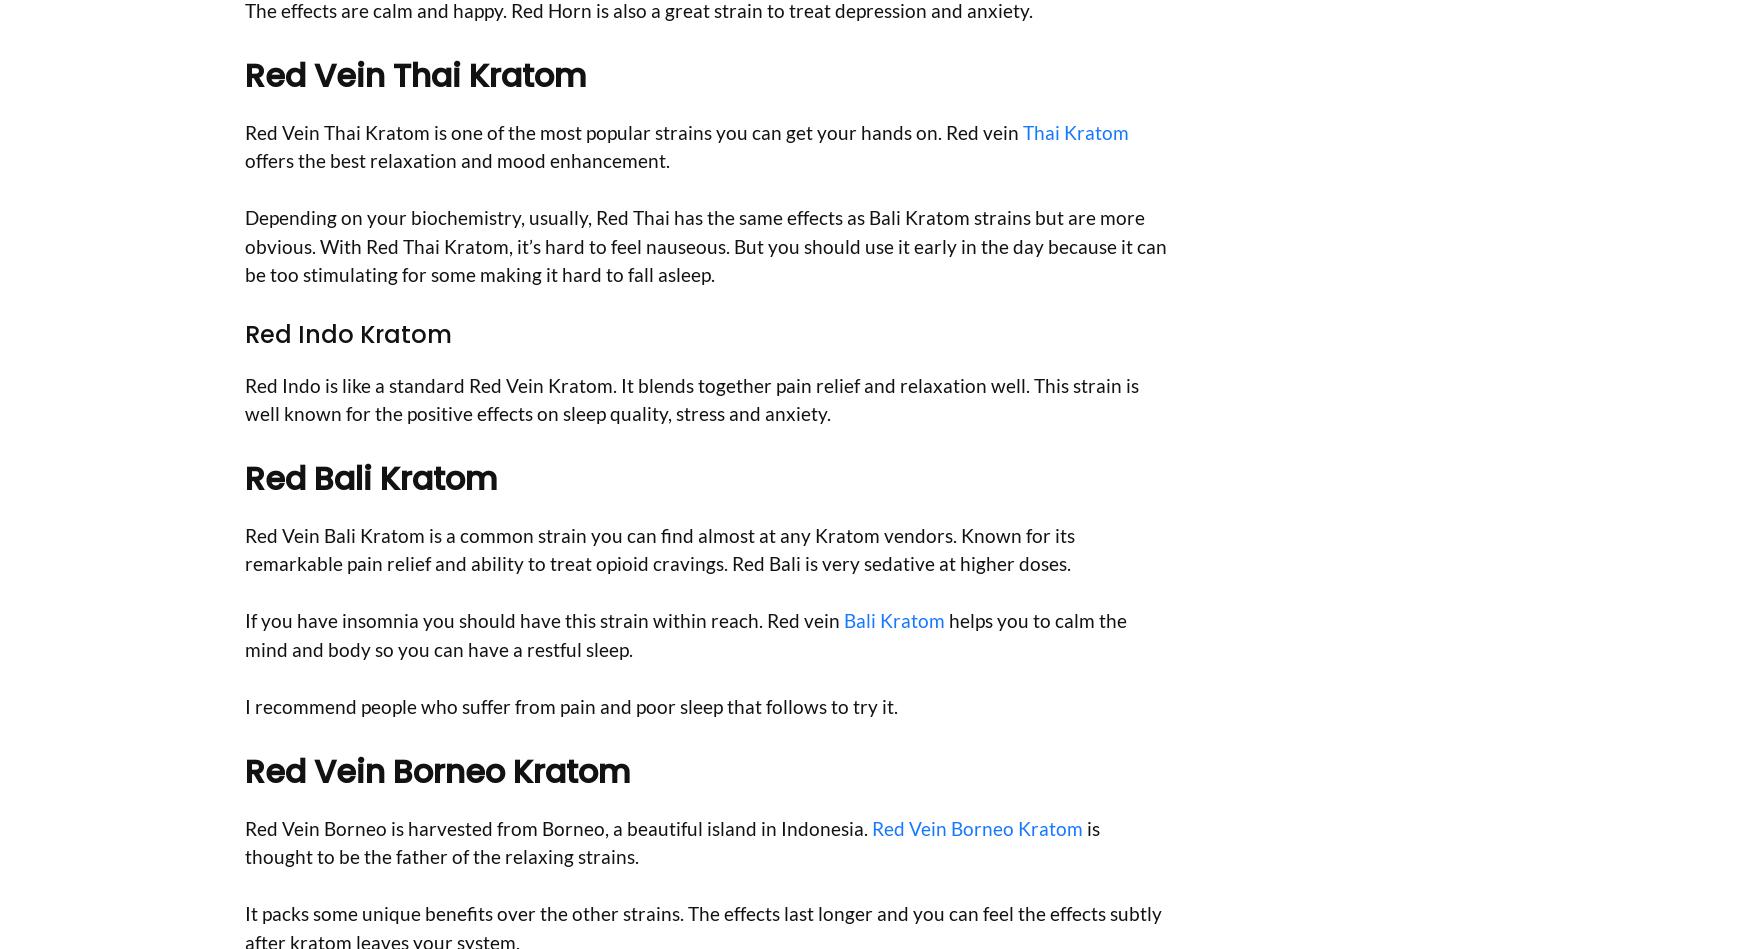 The height and width of the screenshot is (949, 1750). I want to click on 'I recommend people who suffer from pain and poor sleep that follows to try it.', so click(571, 705).